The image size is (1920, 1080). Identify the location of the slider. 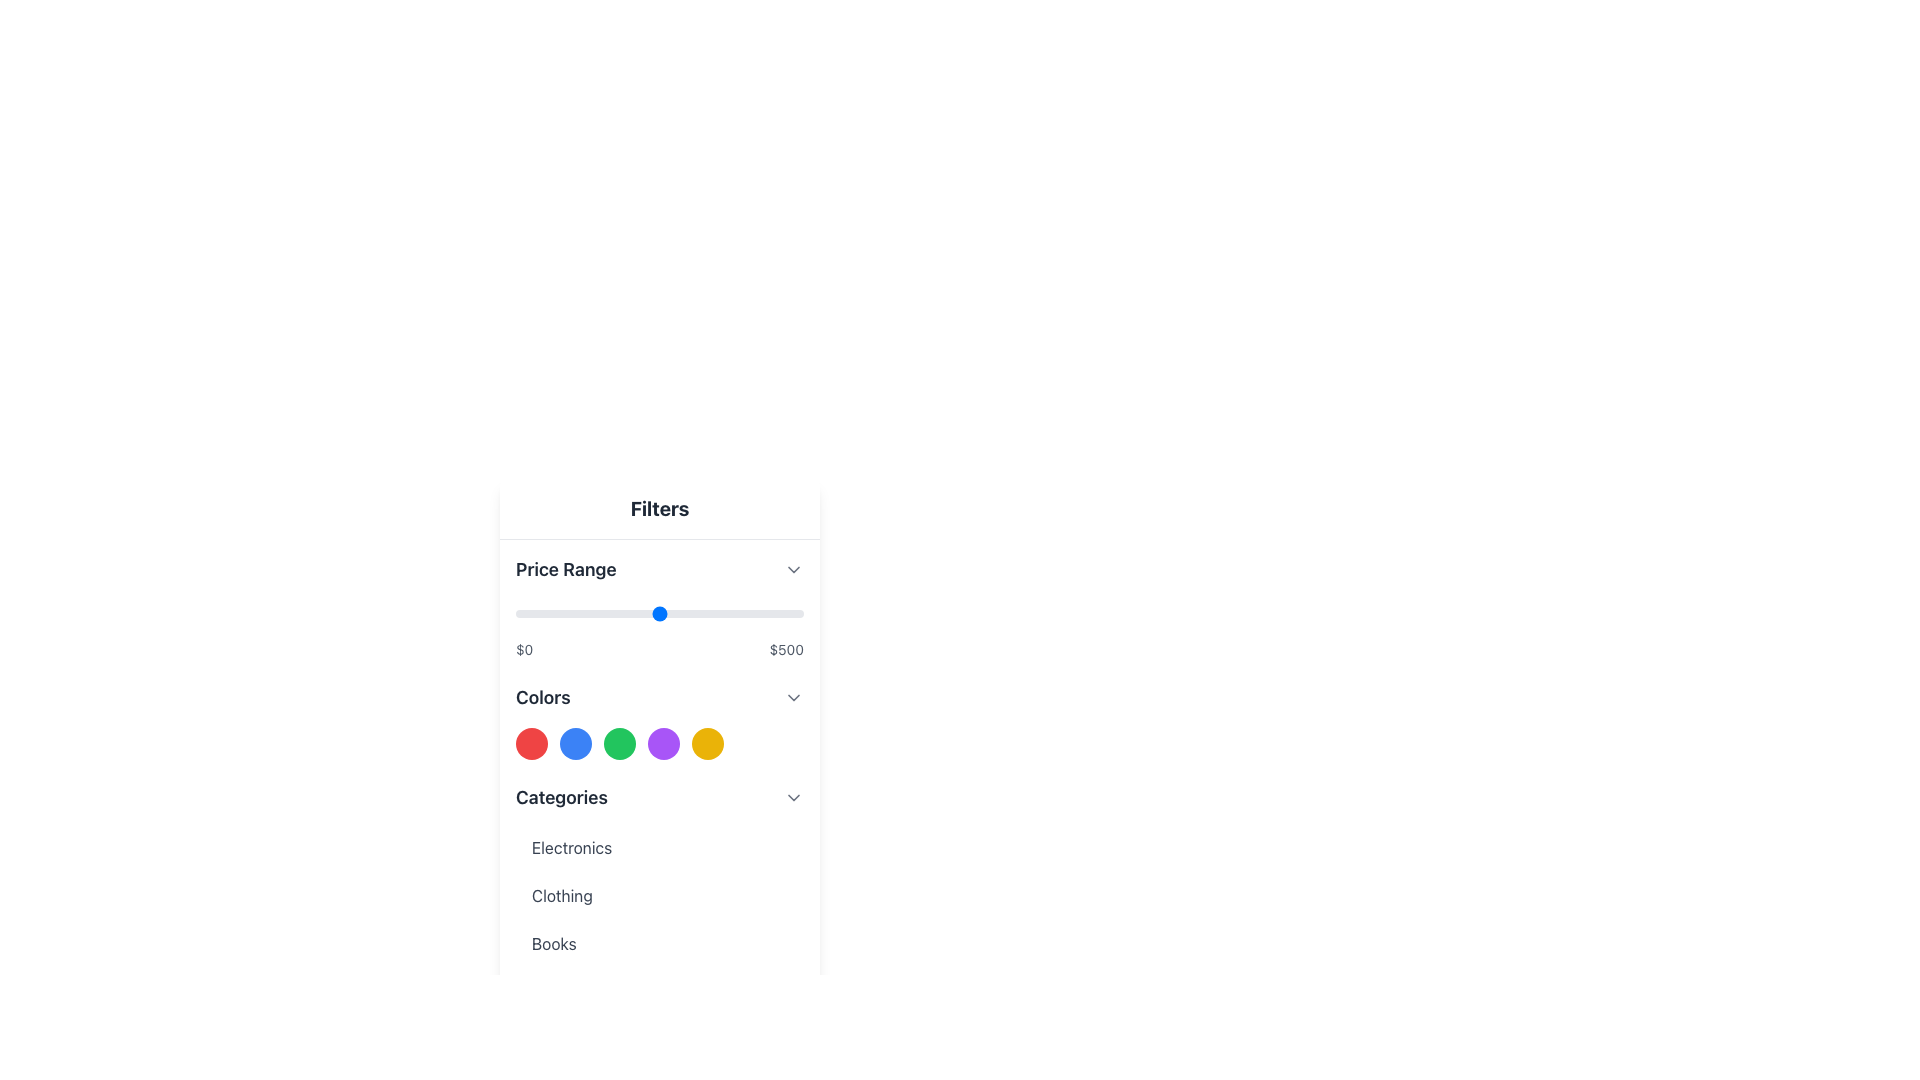
(740, 612).